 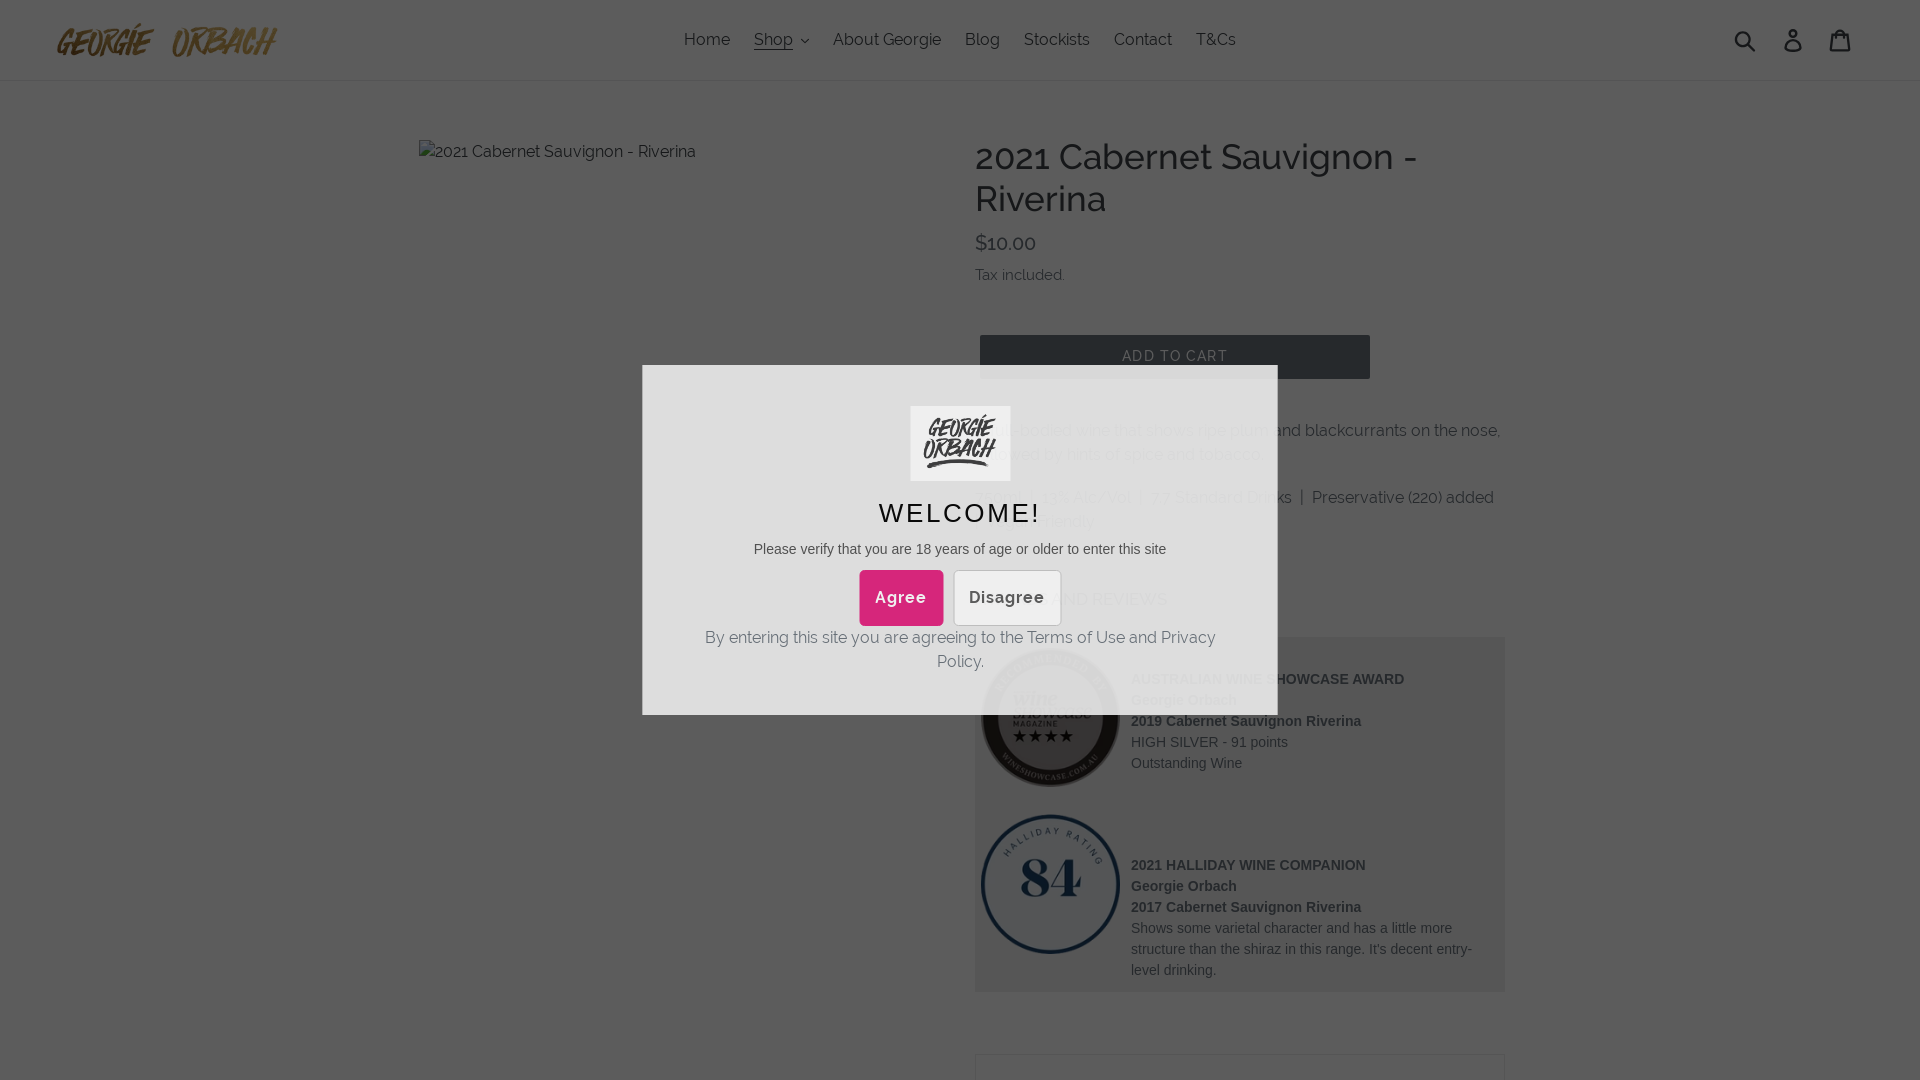 I want to click on 'Submit', so click(x=1745, y=39).